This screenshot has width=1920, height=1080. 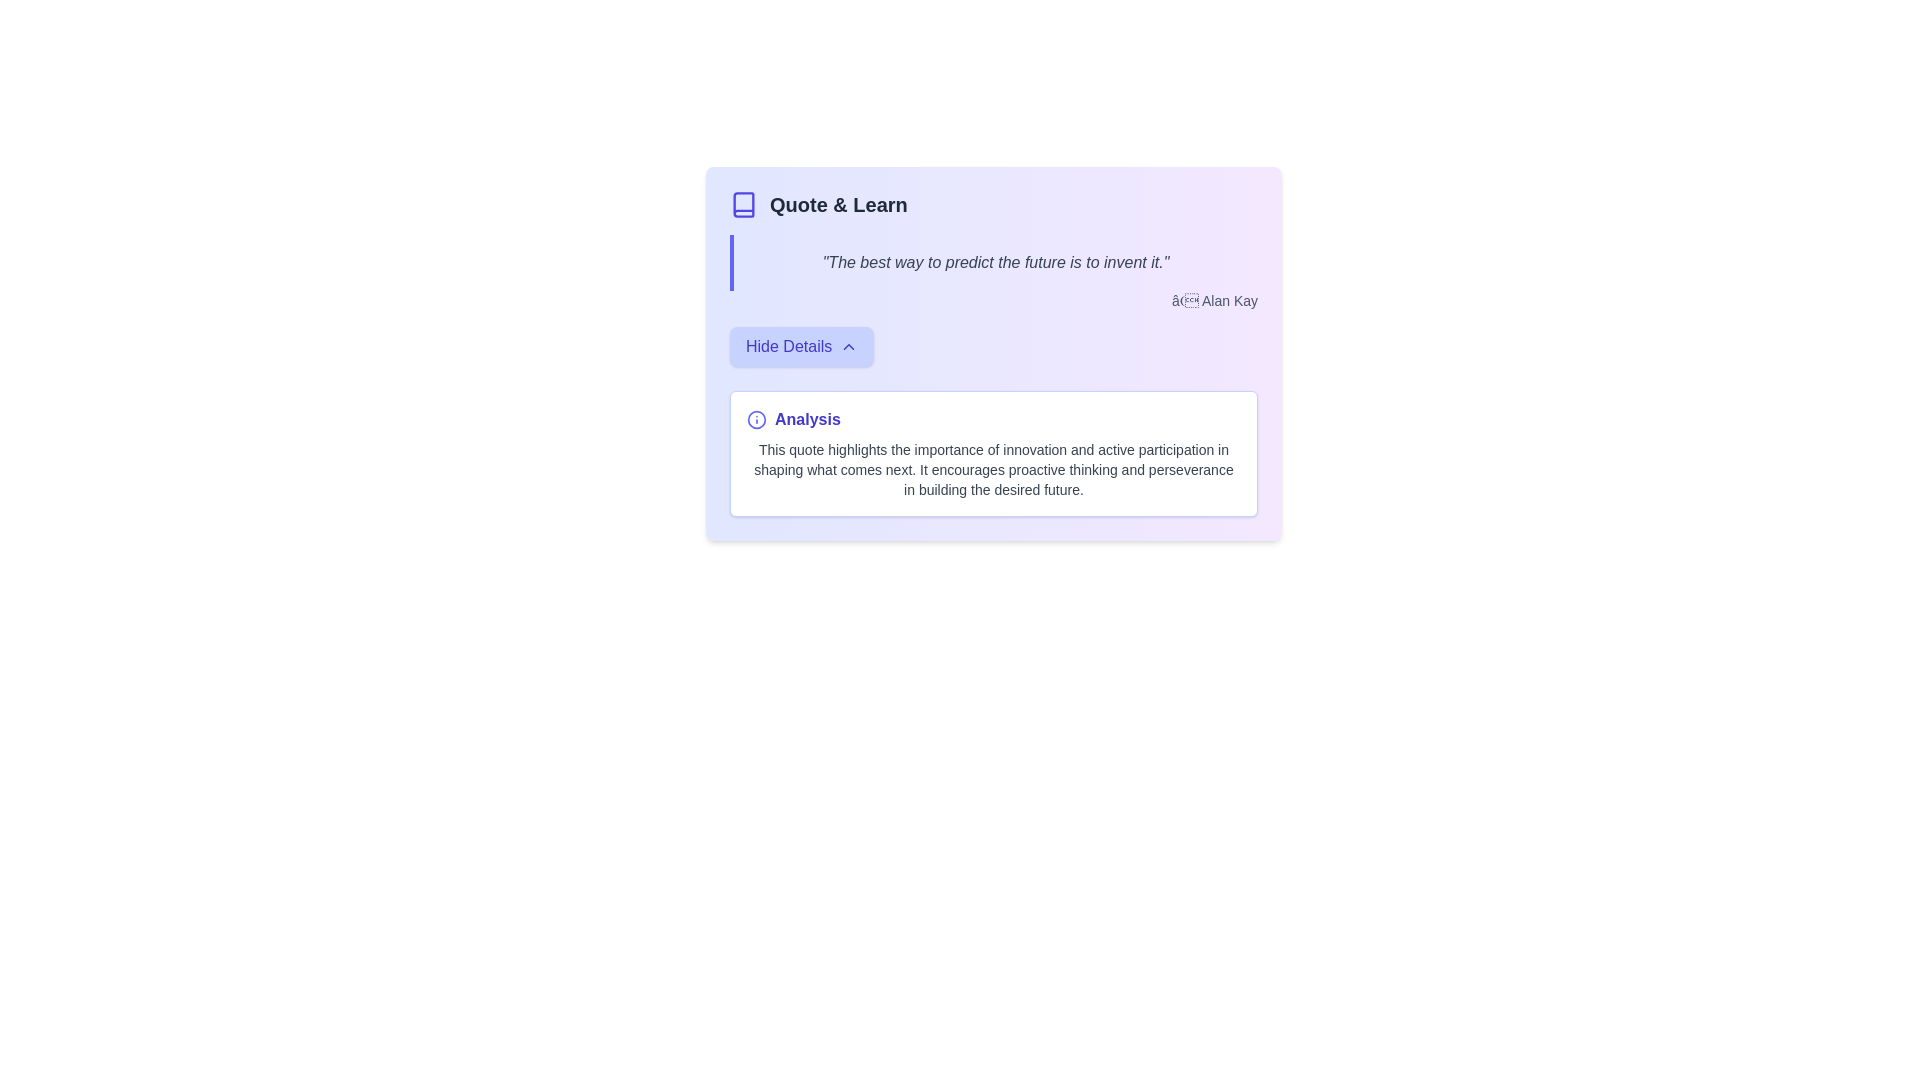 I want to click on the outermost circle of the information icon located in the top-right corner of the card-like interface, so click(x=756, y=419).